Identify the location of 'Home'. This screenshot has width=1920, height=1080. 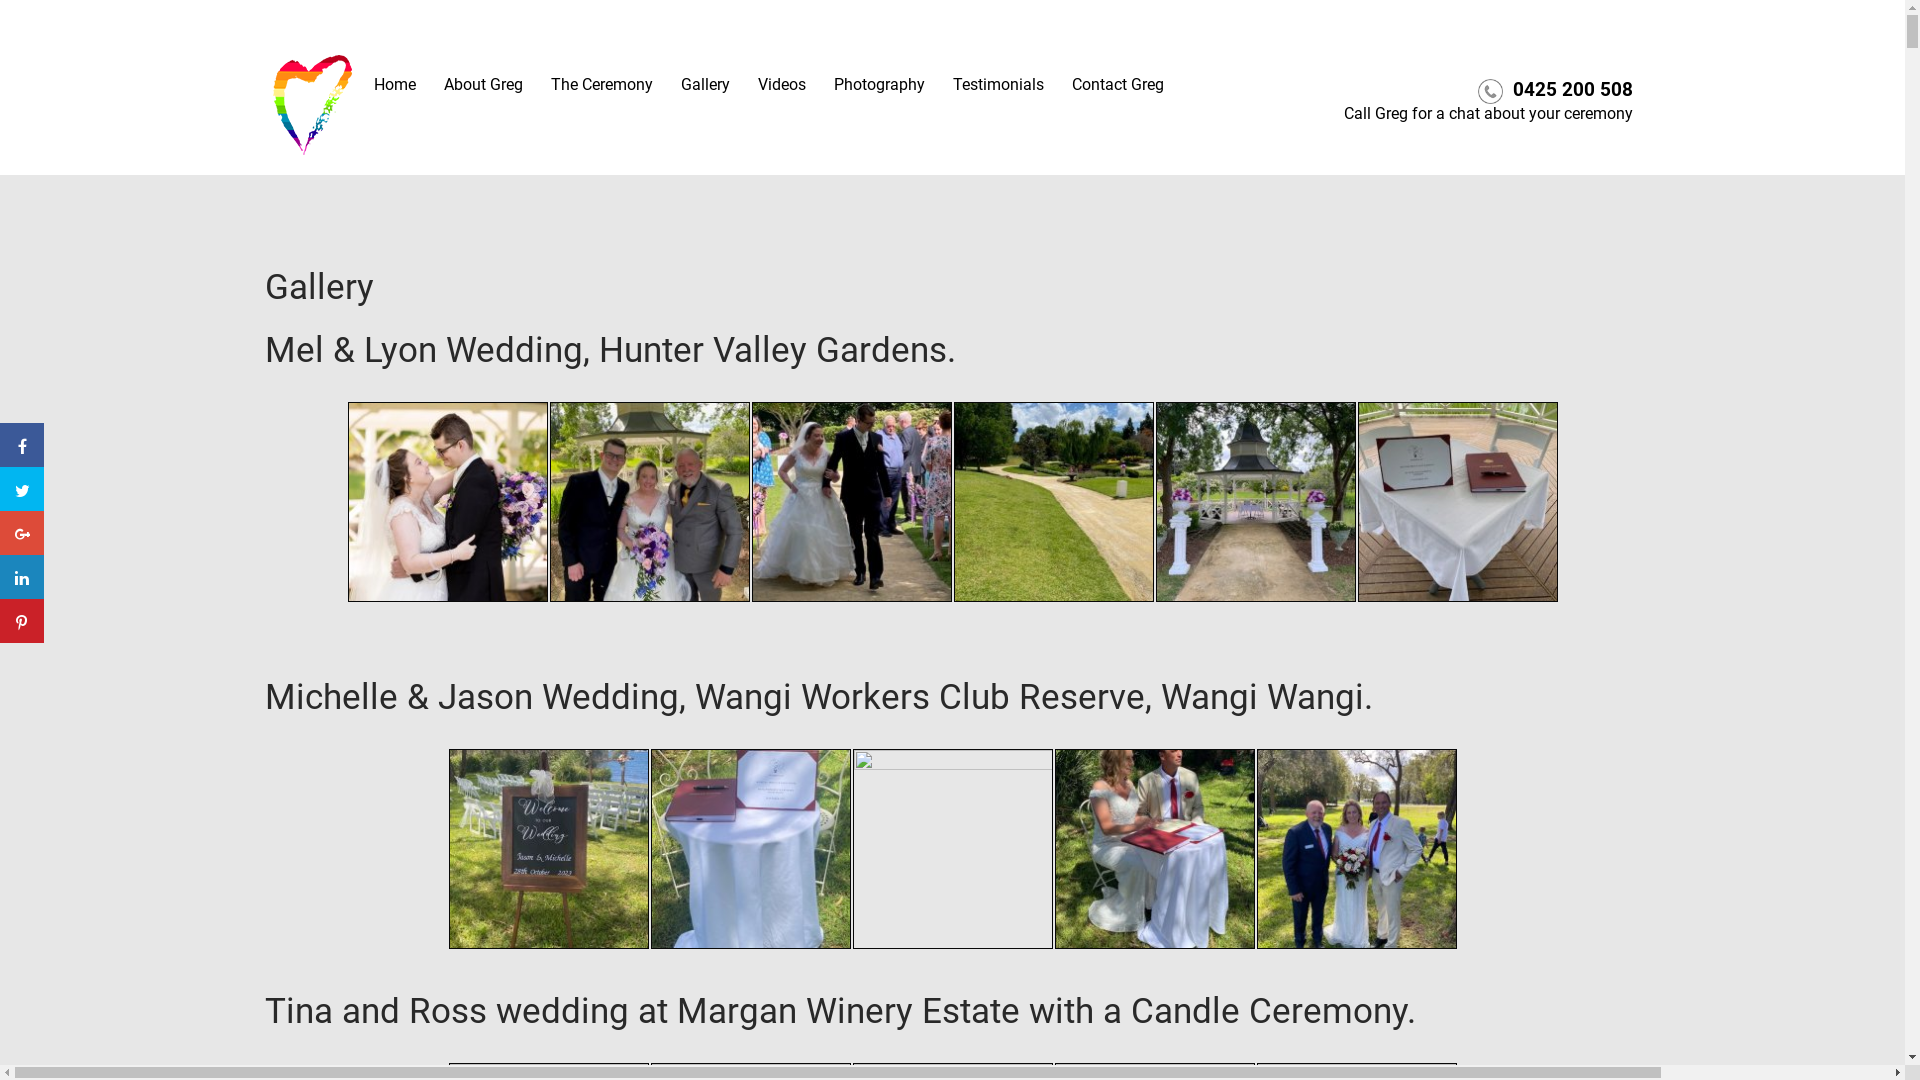
(394, 83).